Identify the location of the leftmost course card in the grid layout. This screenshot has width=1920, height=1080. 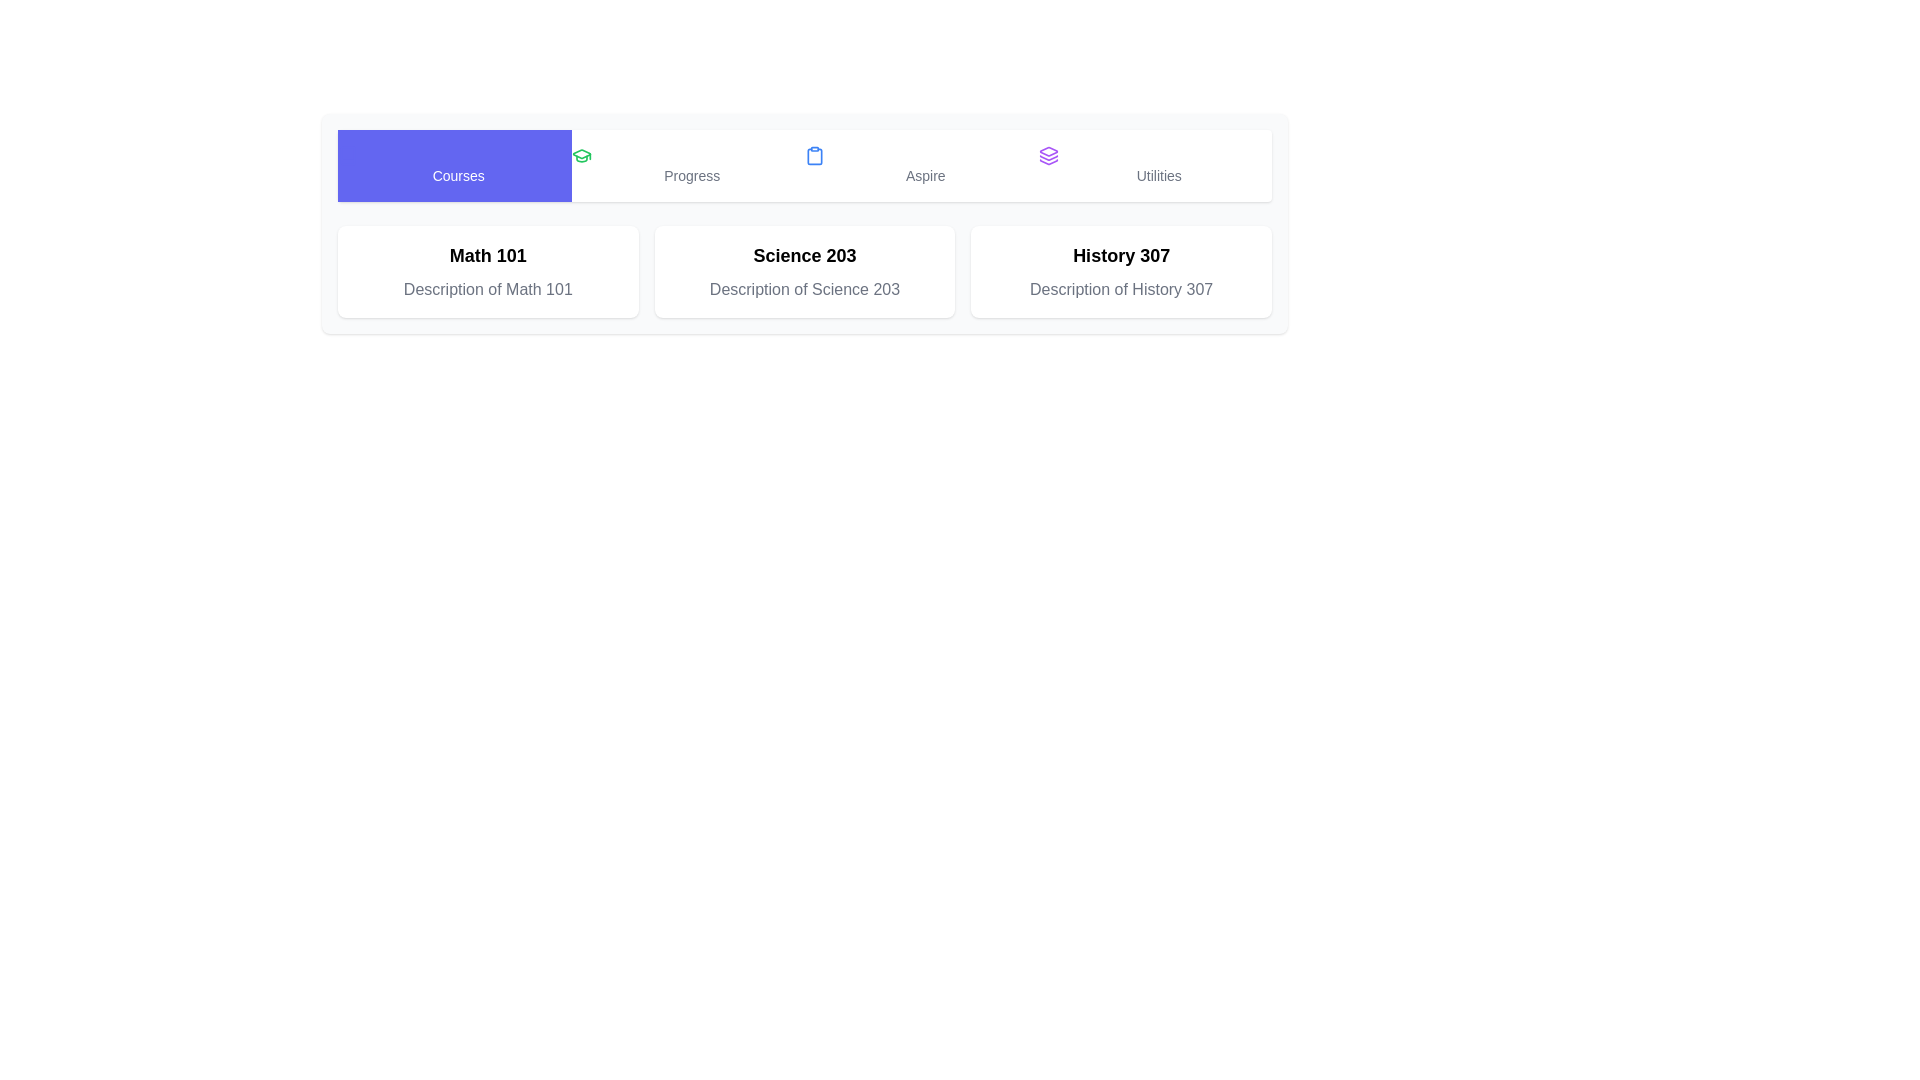
(488, 272).